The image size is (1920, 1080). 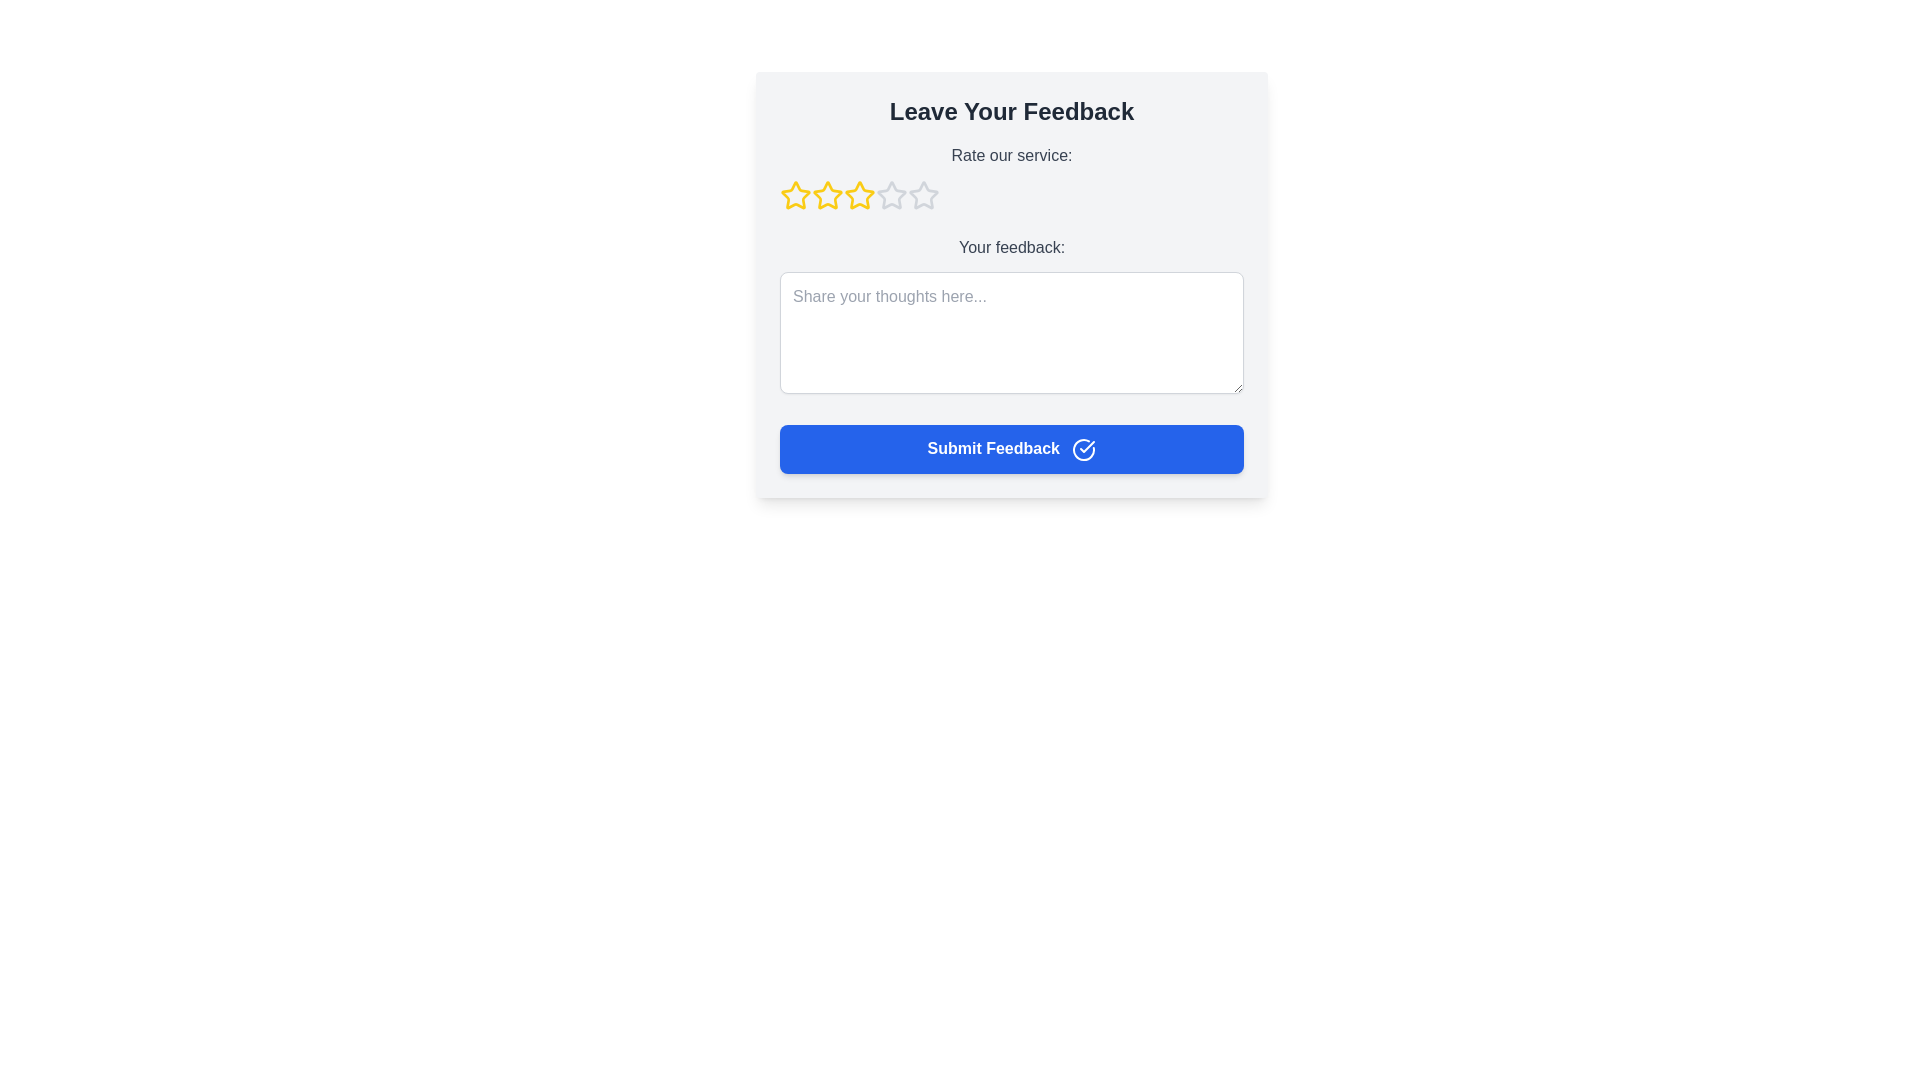 I want to click on the first star icon under the 'Rate our service' heading, so click(x=795, y=195).